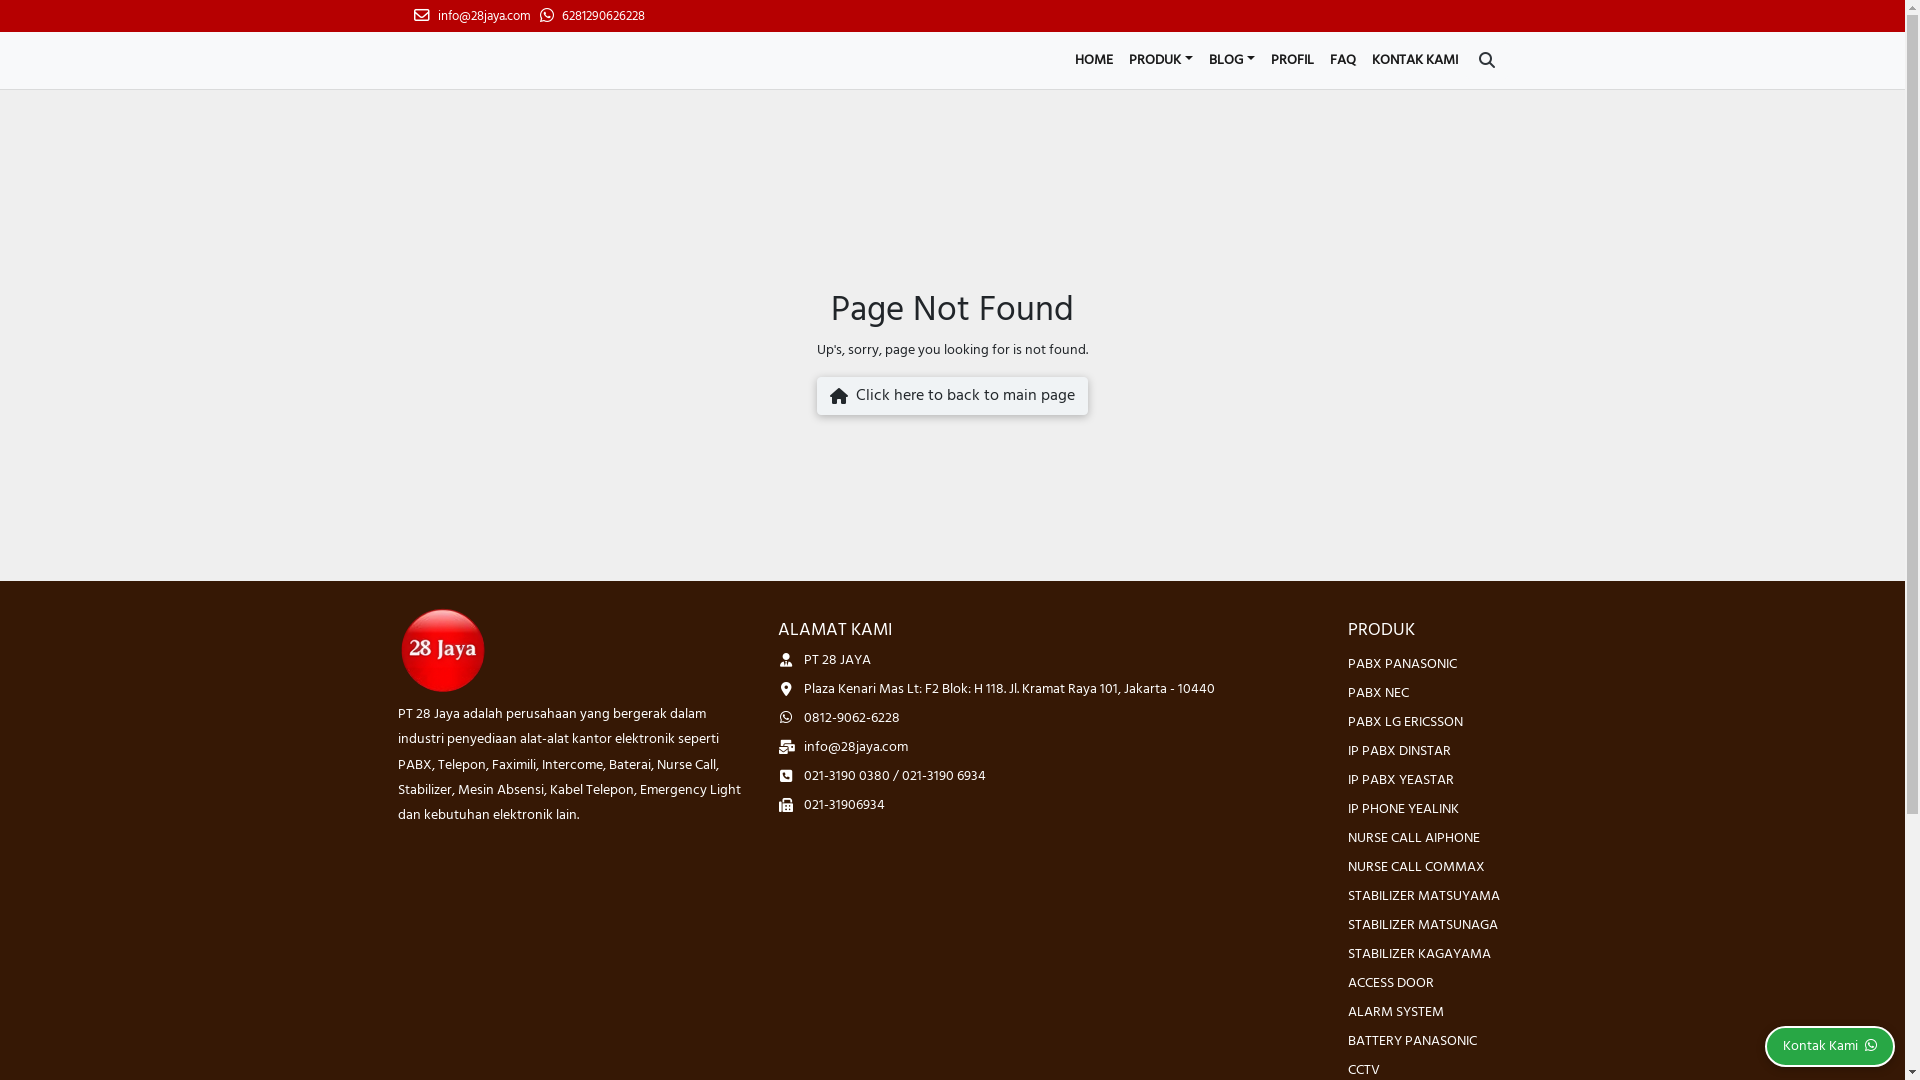 The image size is (1920, 1080). What do you see at coordinates (1093, 59) in the screenshot?
I see `'HOME'` at bounding box center [1093, 59].